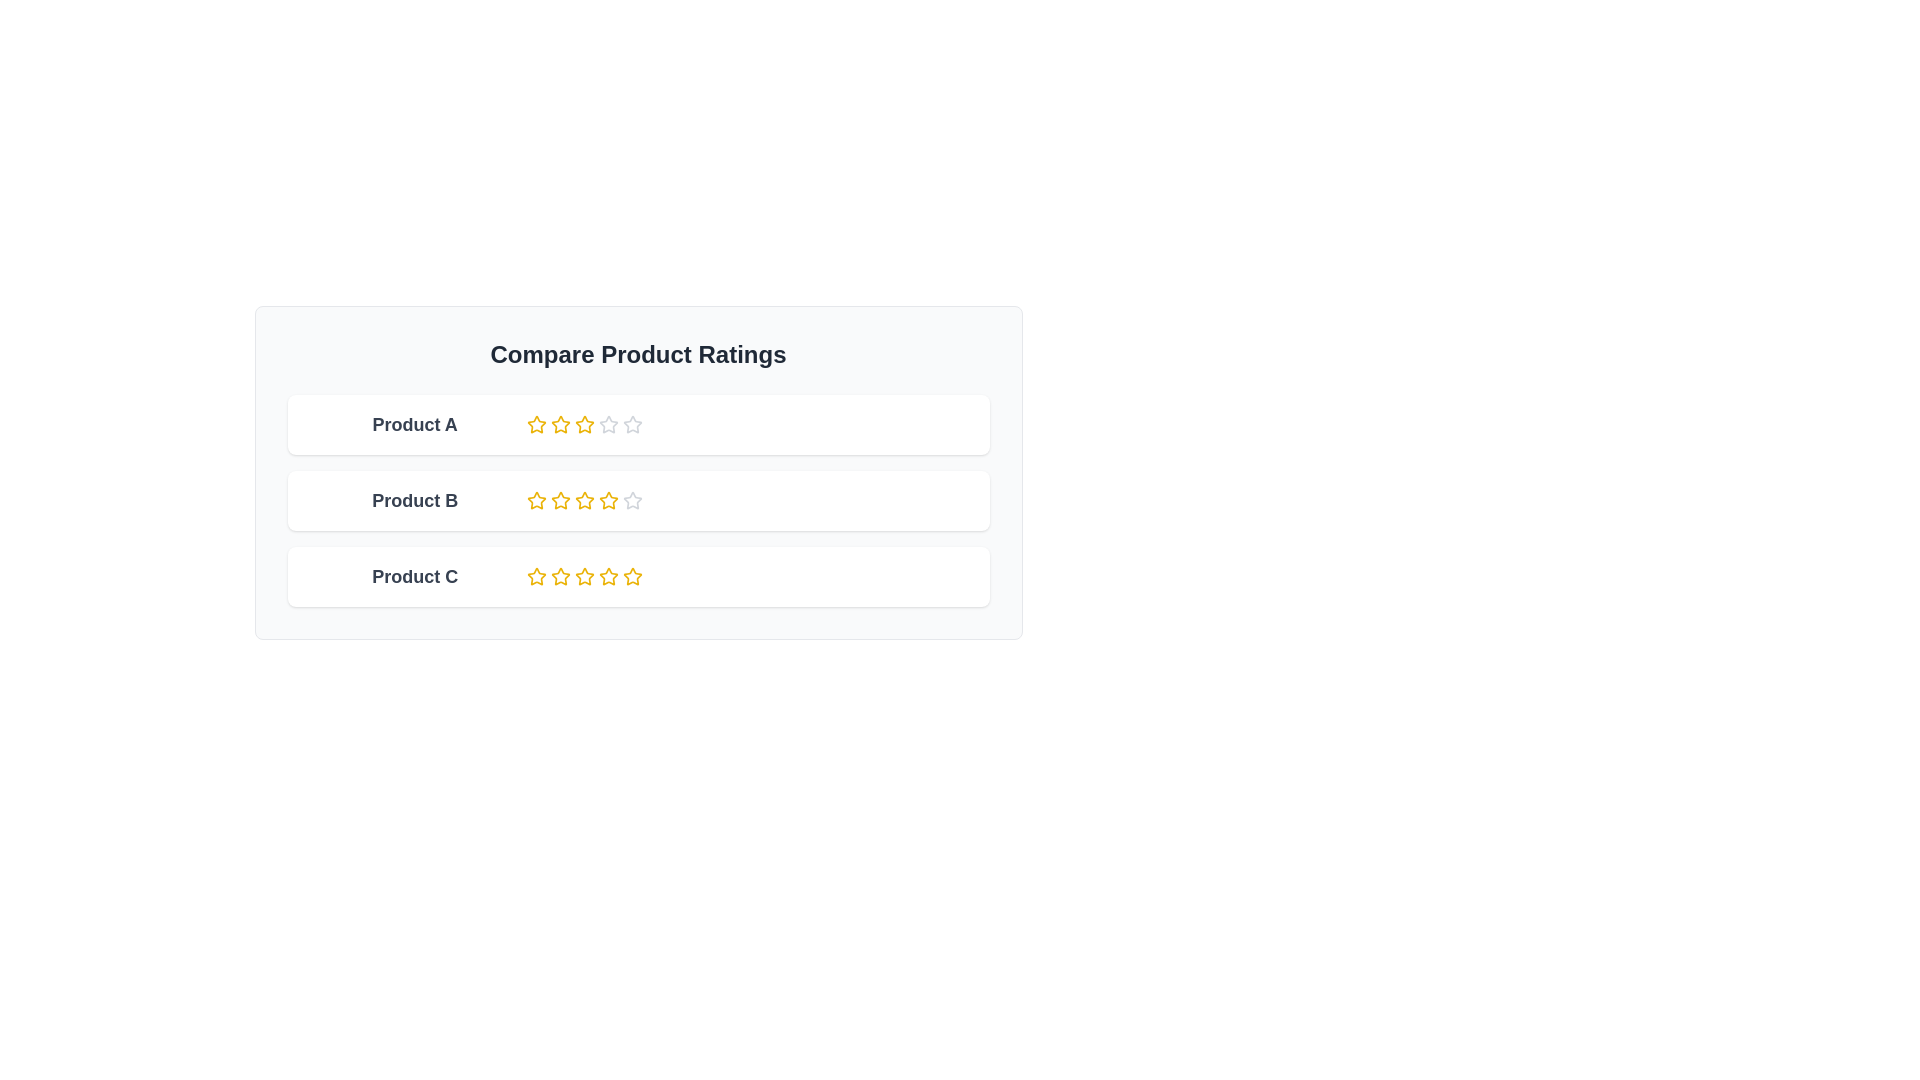 The height and width of the screenshot is (1080, 1920). What do you see at coordinates (560, 577) in the screenshot?
I see `the third star in the five-star rating widget for 'Product C'` at bounding box center [560, 577].